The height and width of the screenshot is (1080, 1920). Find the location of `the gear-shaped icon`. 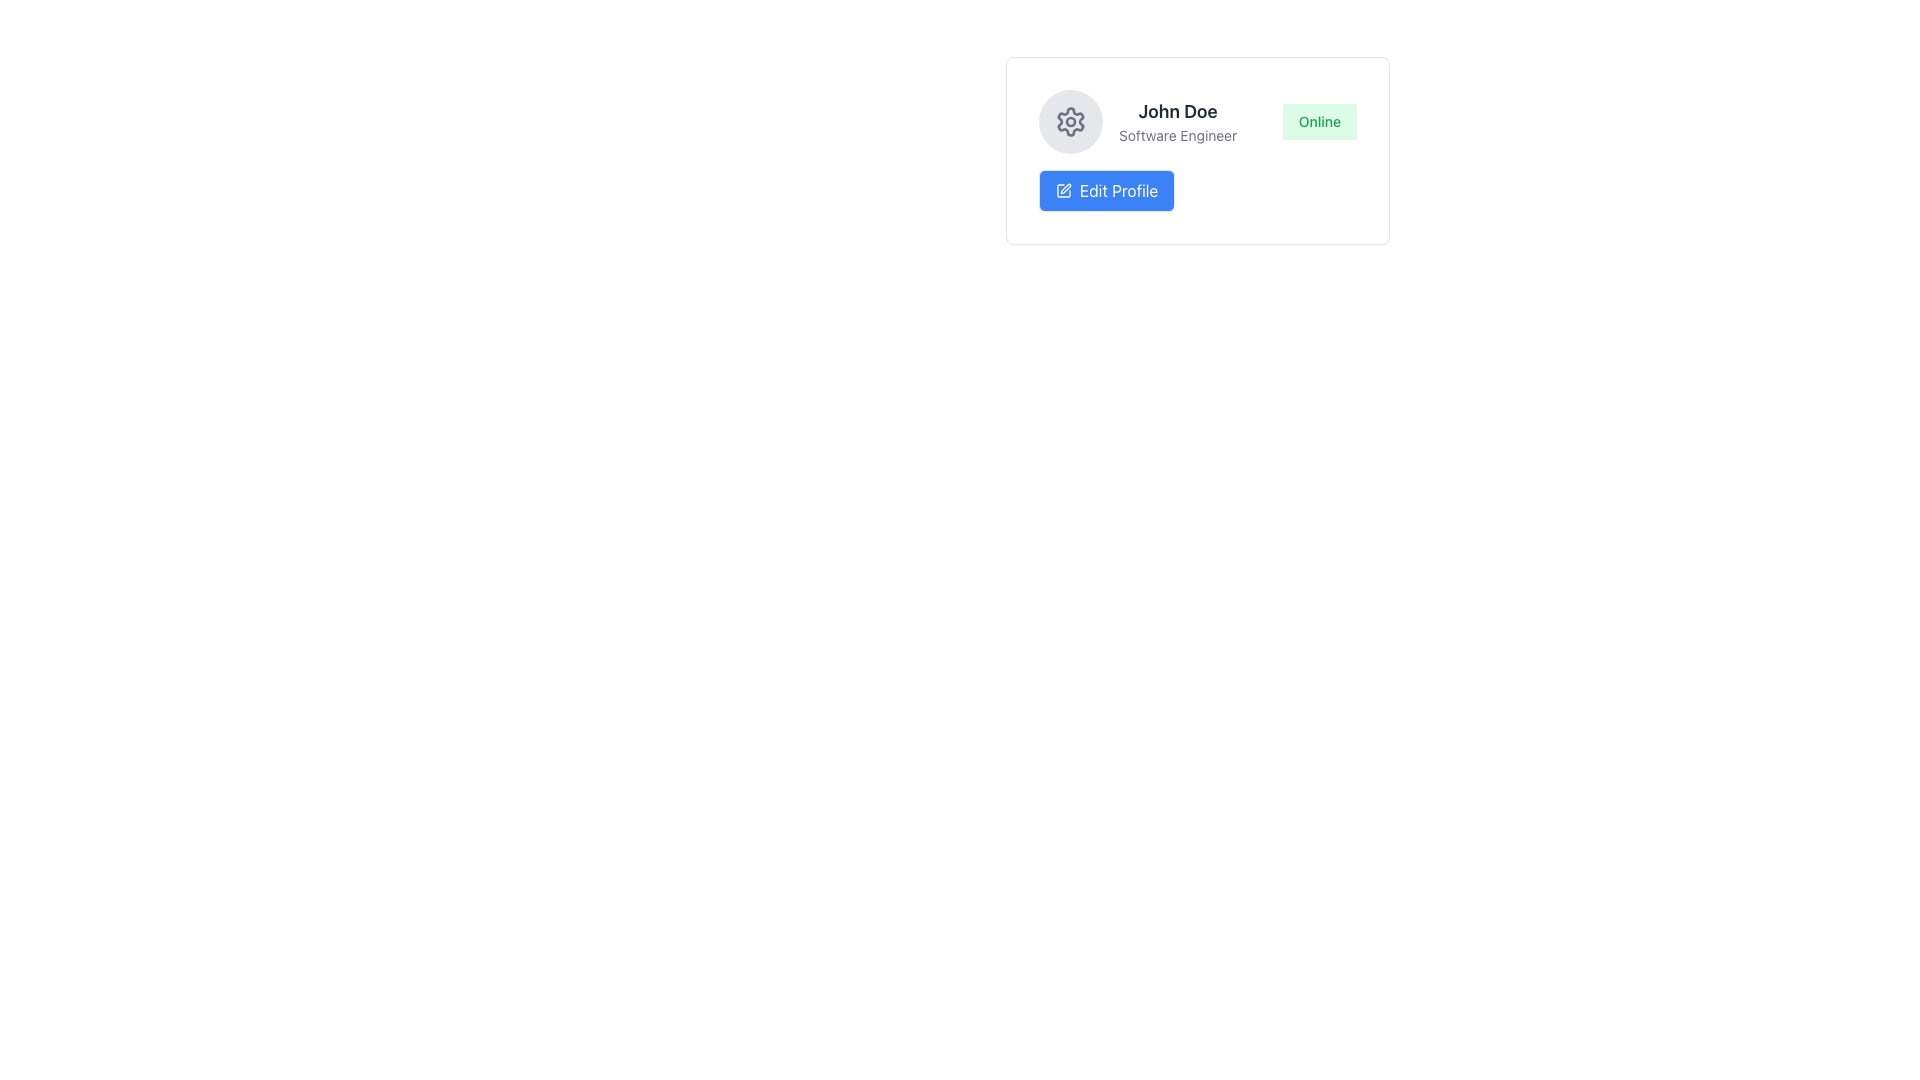

the gear-shaped icon is located at coordinates (1069, 120).